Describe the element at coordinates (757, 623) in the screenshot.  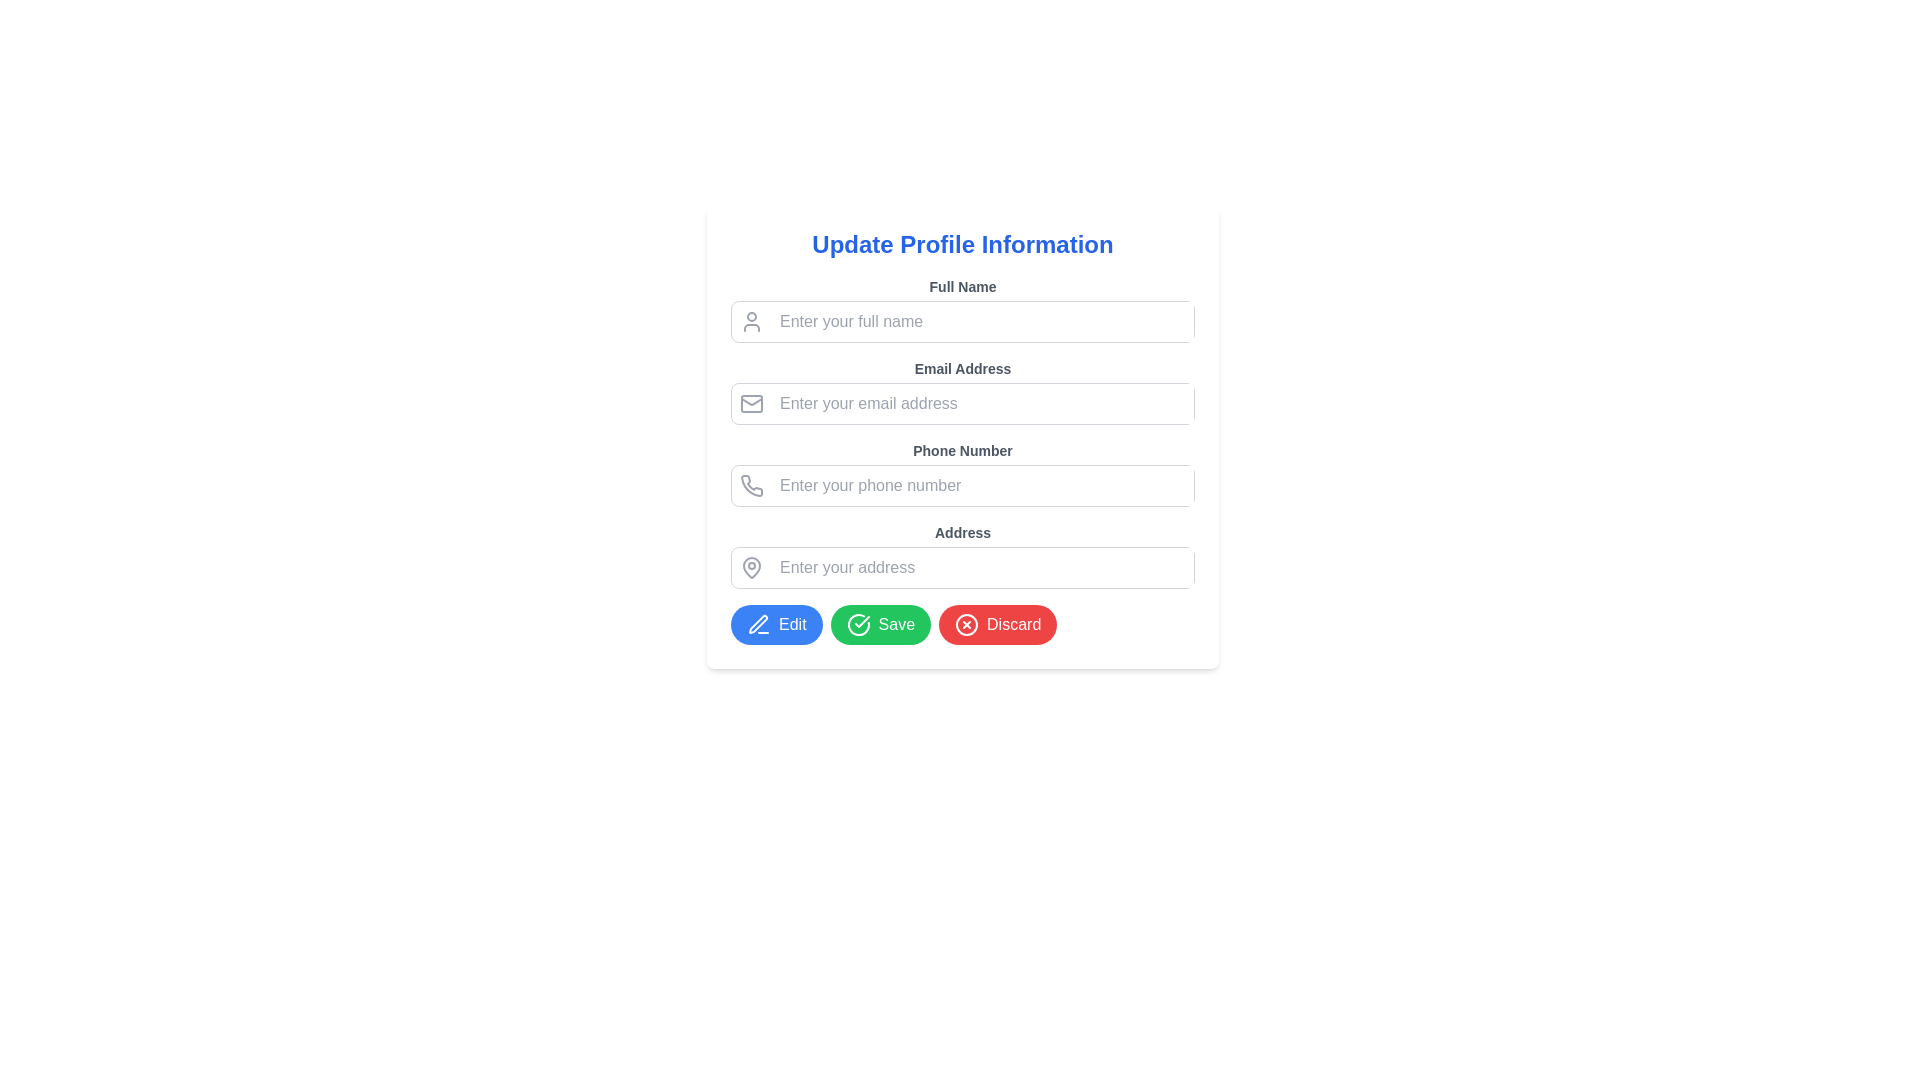
I see `the SVG icon indicating editing functionality within the 'Edit' button located in the lower-left corner of the form` at that location.